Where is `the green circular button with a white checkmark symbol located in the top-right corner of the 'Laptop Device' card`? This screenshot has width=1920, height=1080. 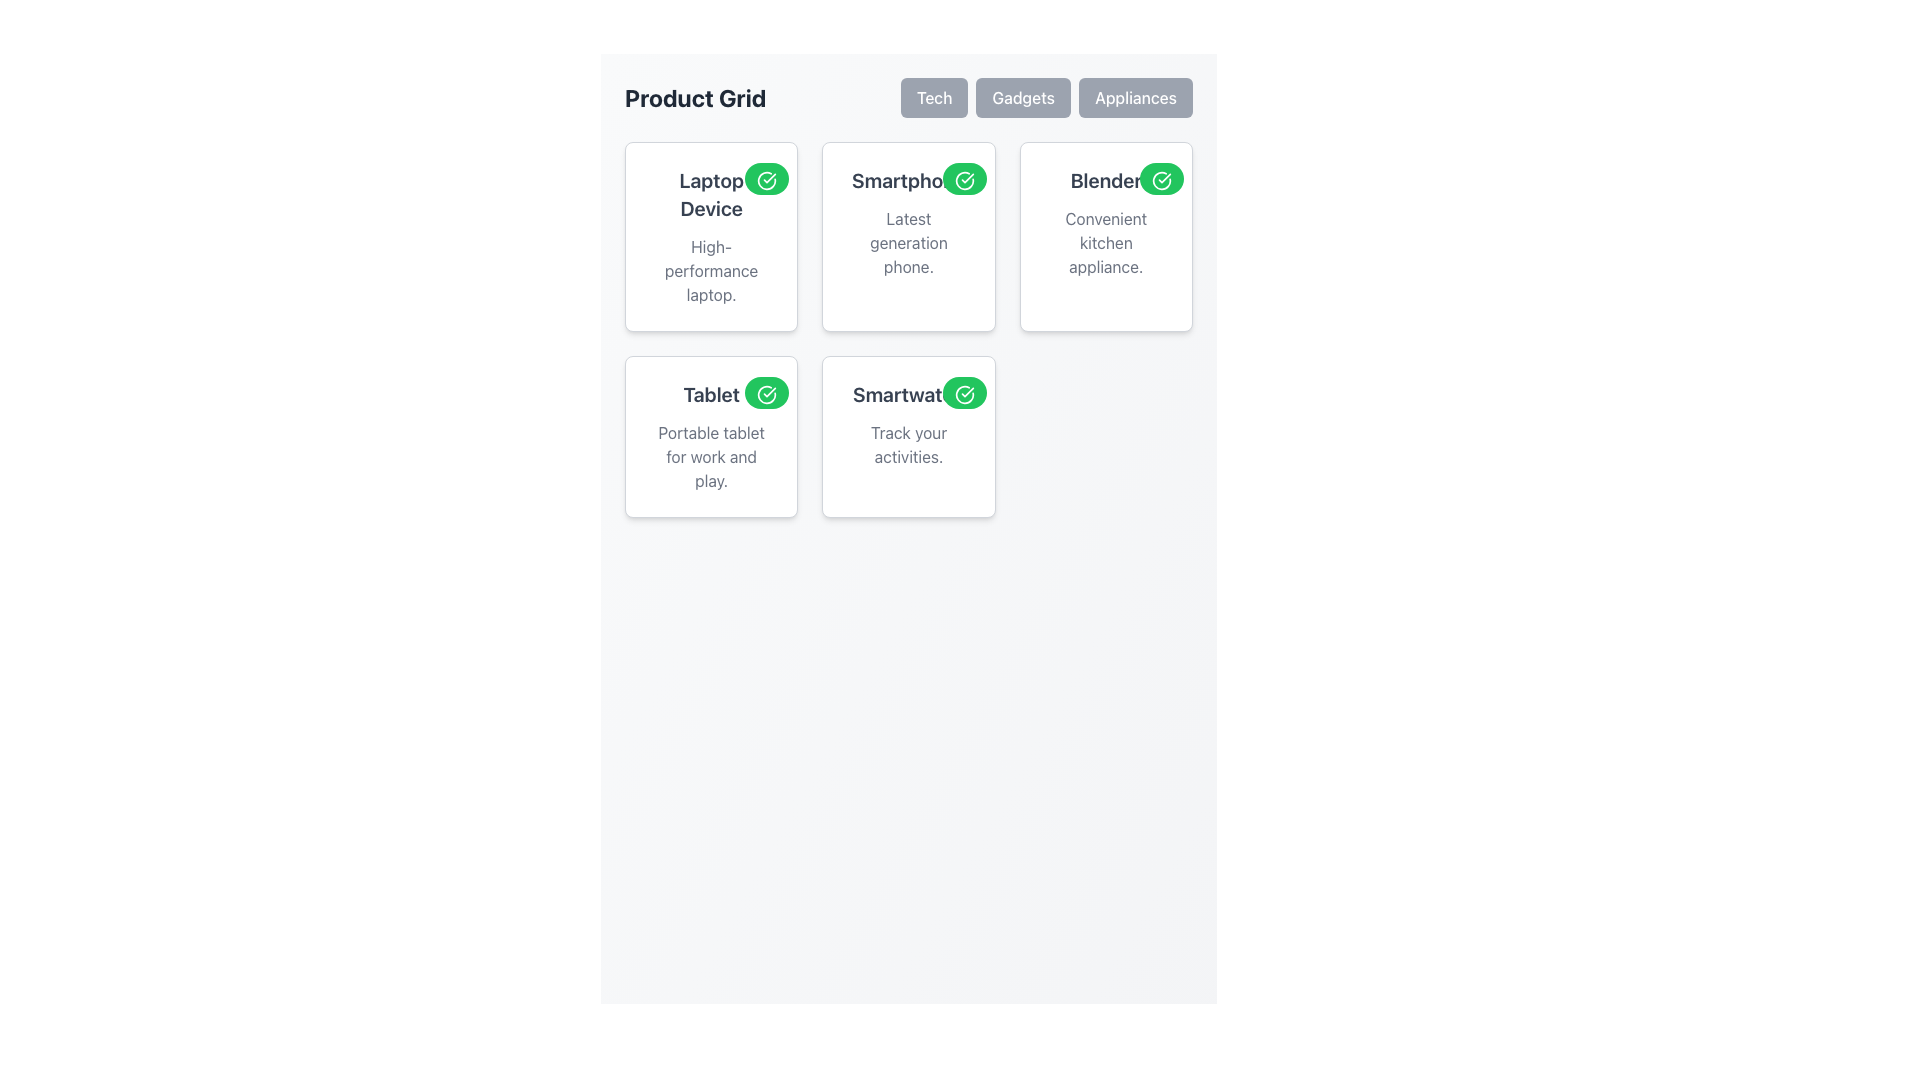 the green circular button with a white checkmark symbol located in the top-right corner of the 'Laptop Device' card is located at coordinates (766, 177).